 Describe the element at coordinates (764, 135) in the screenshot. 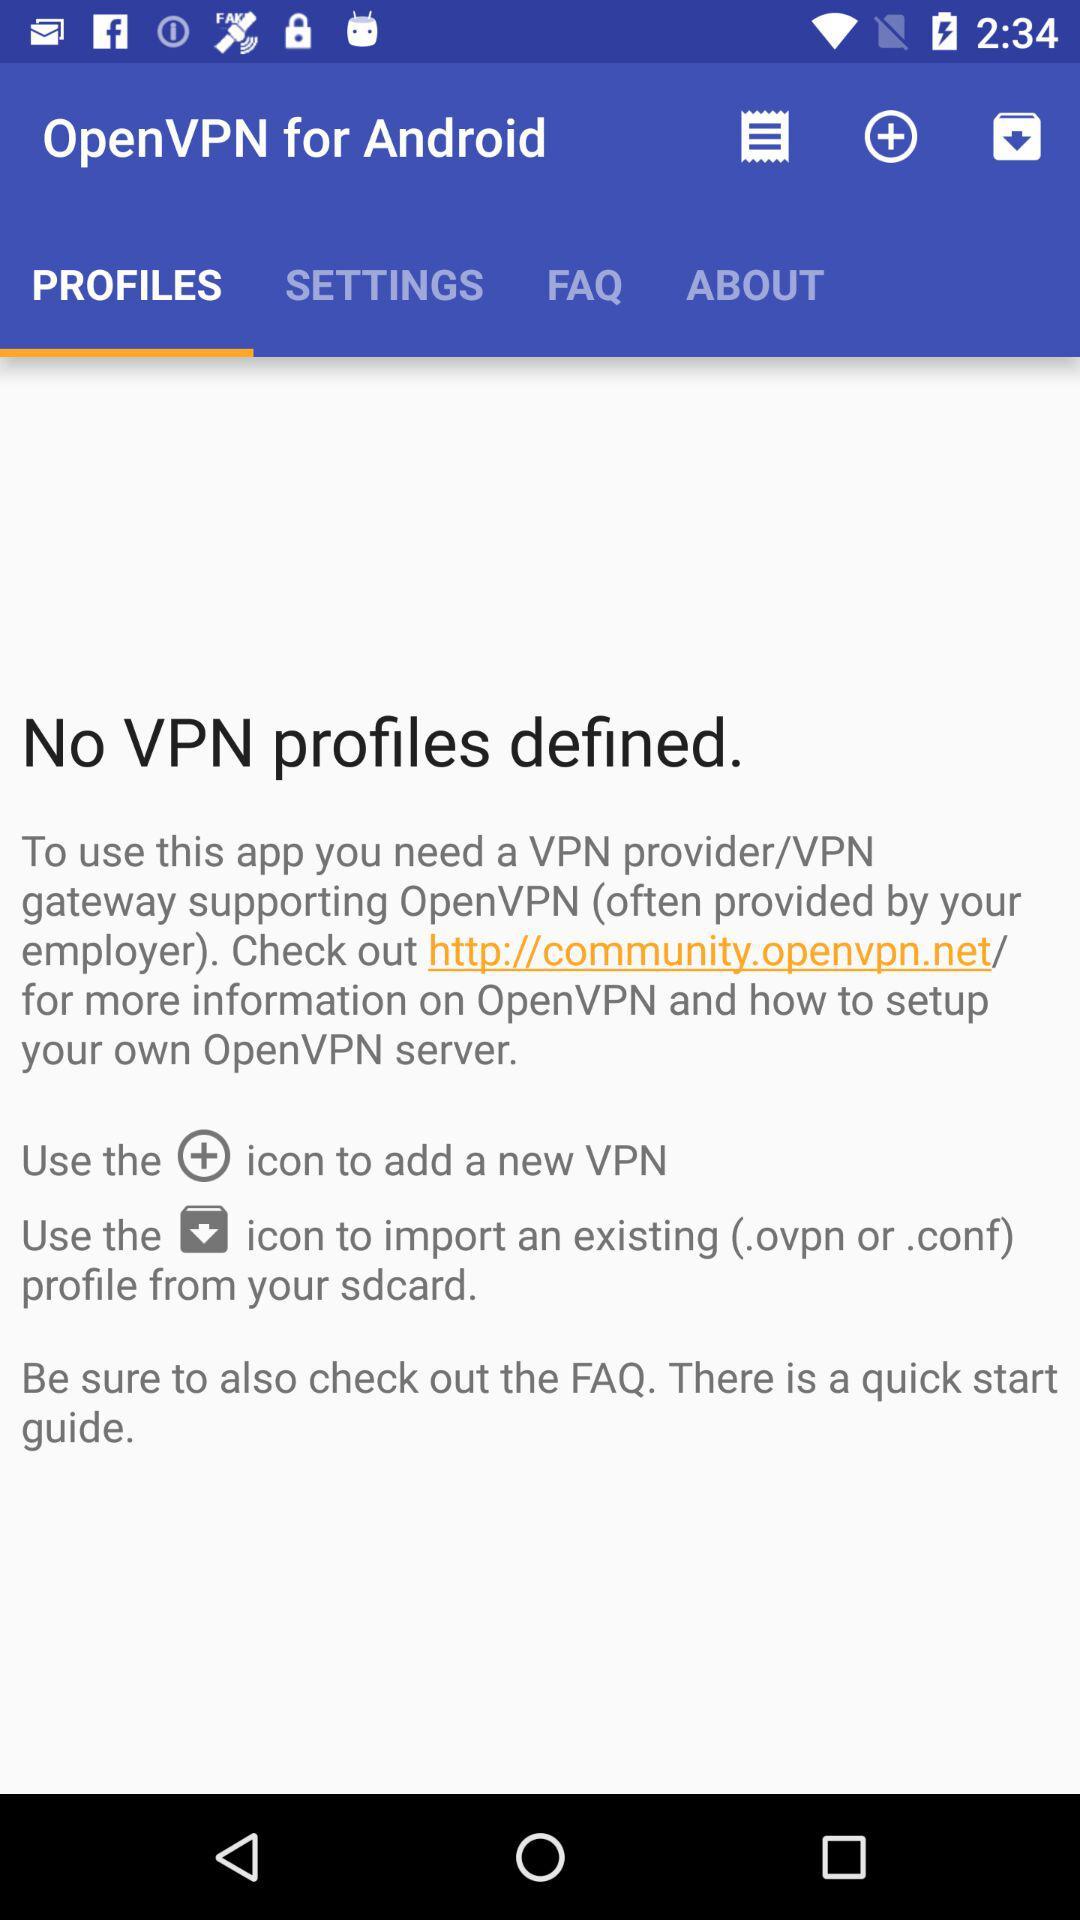

I see `the app to the right of faq app` at that location.